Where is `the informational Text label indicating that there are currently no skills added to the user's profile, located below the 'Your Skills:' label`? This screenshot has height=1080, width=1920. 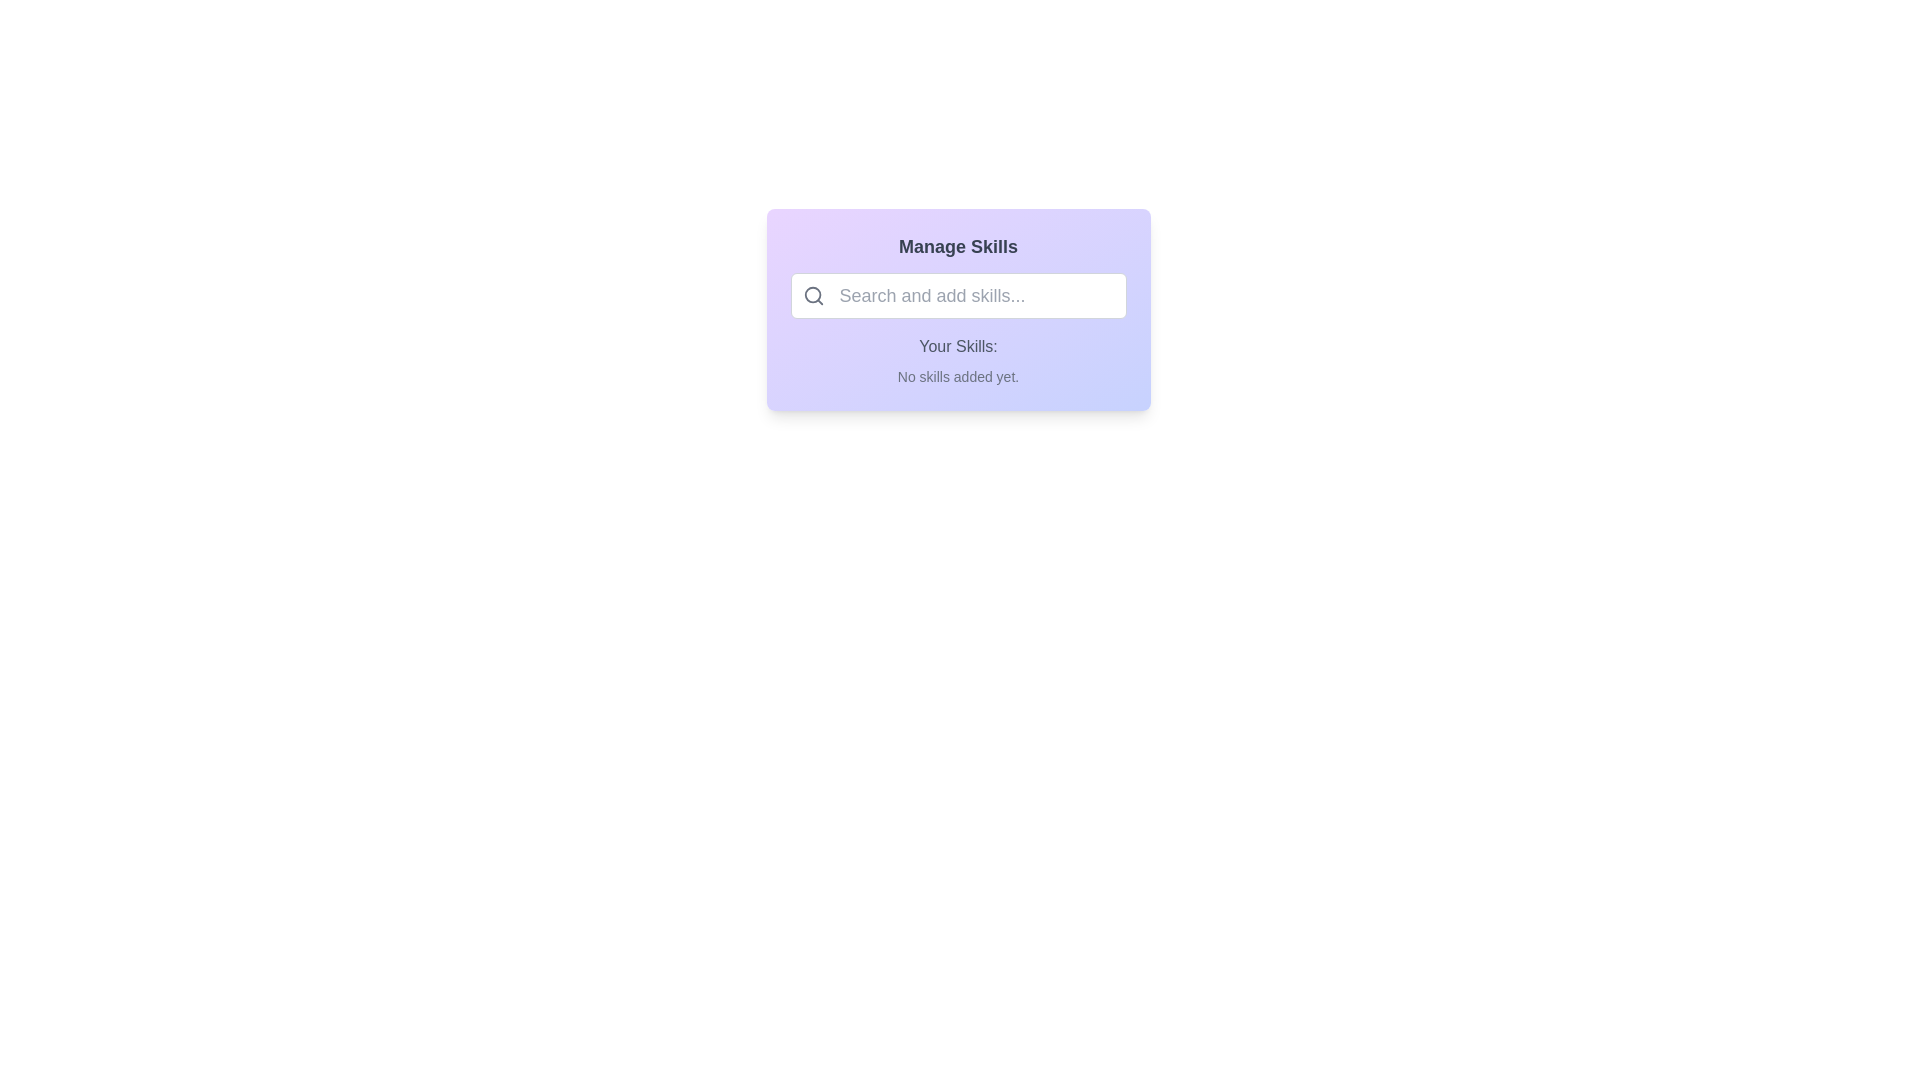
the informational Text label indicating that there are currently no skills added to the user's profile, located below the 'Your Skills:' label is located at coordinates (957, 377).